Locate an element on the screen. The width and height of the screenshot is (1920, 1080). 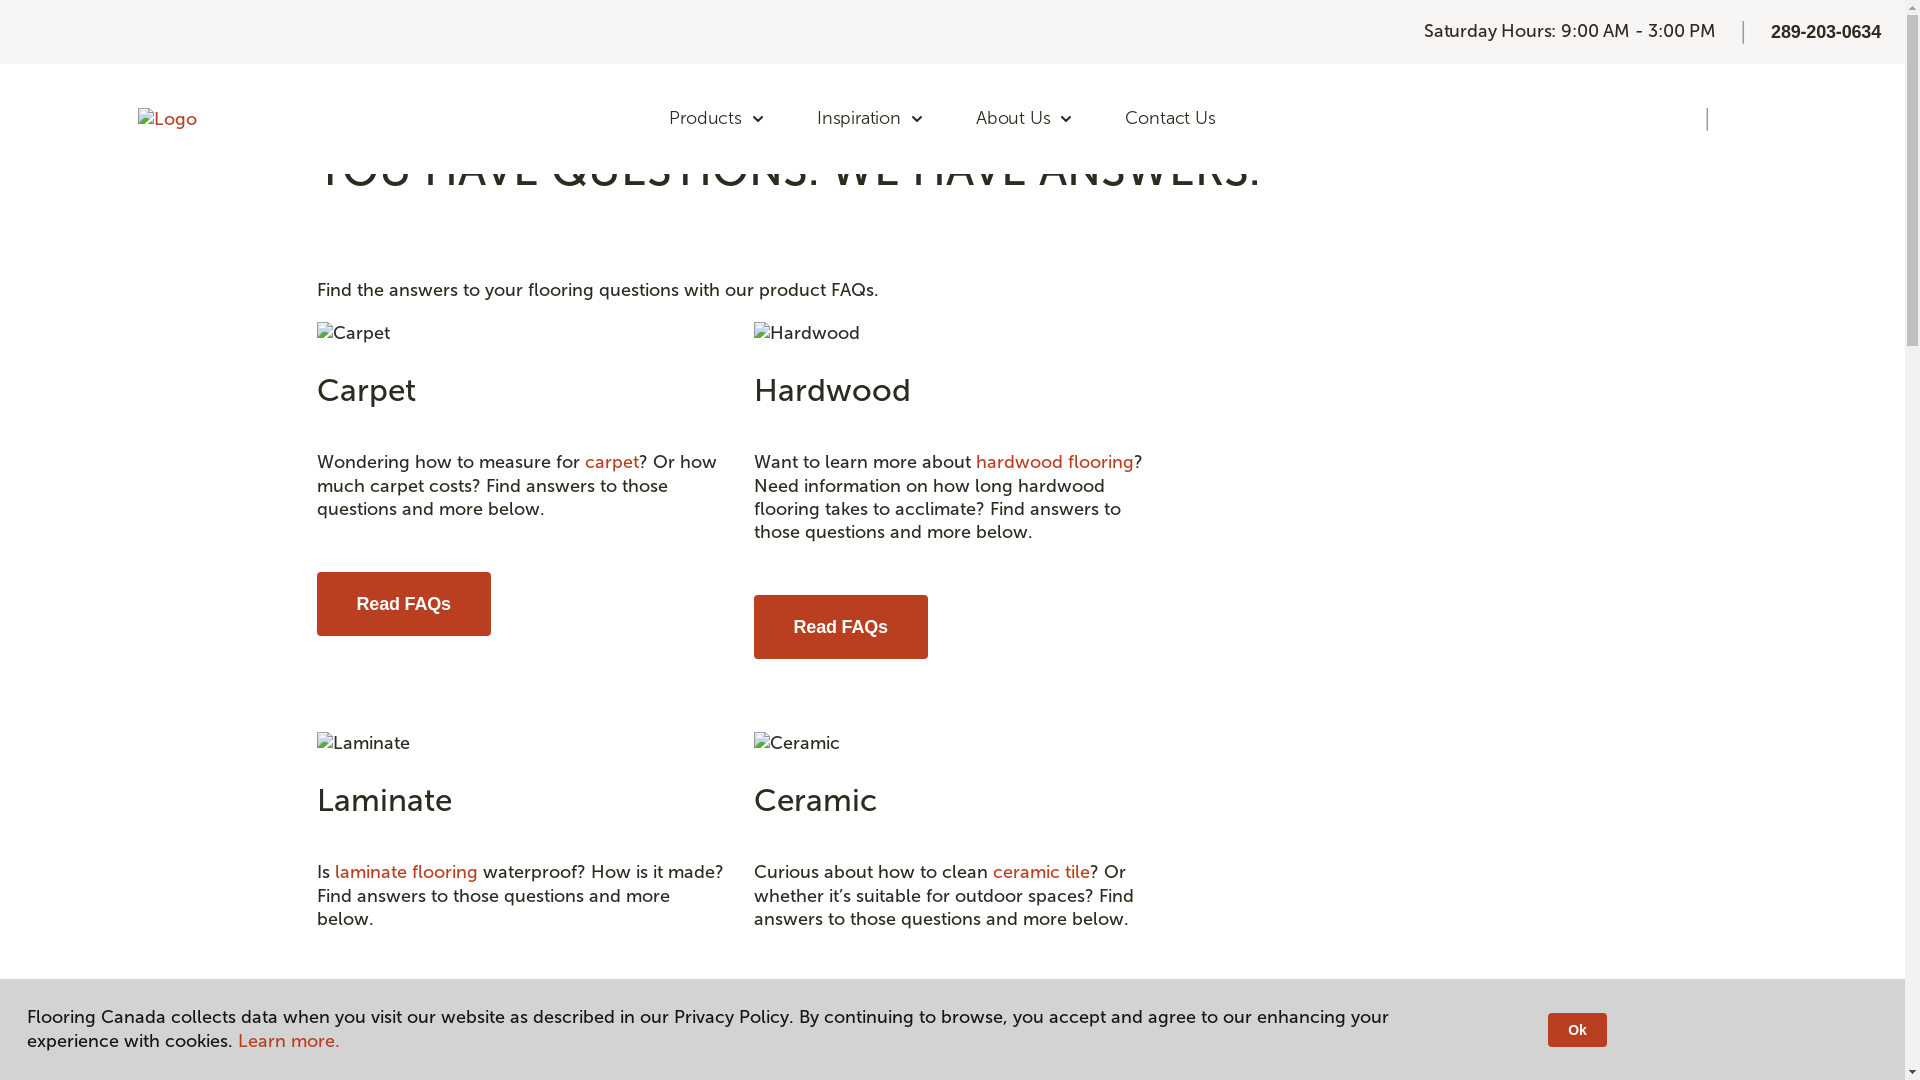
'Inspiration' is located at coordinates (870, 119).